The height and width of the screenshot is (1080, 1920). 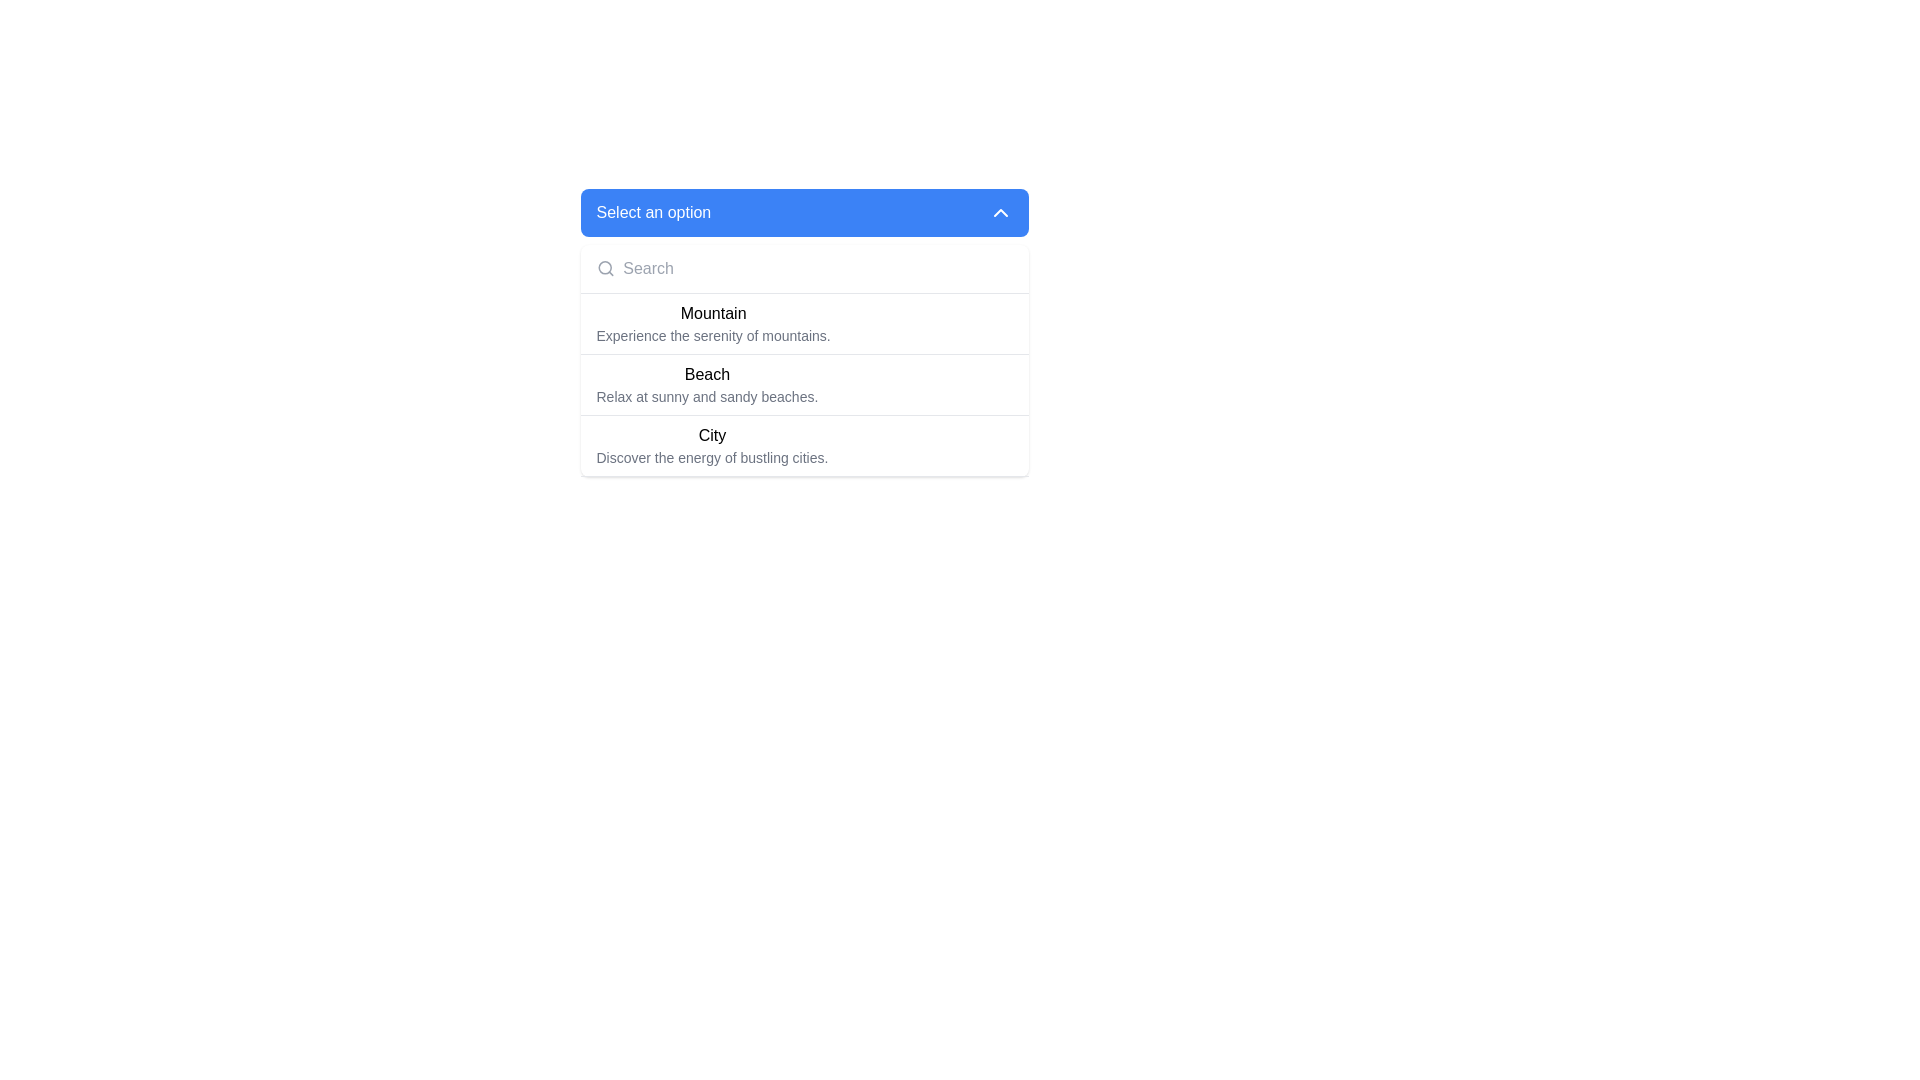 What do you see at coordinates (804, 445) in the screenshot?
I see `the 'City' menu option, which is identified by its bold label and descriptive text, to select and confirm` at bounding box center [804, 445].